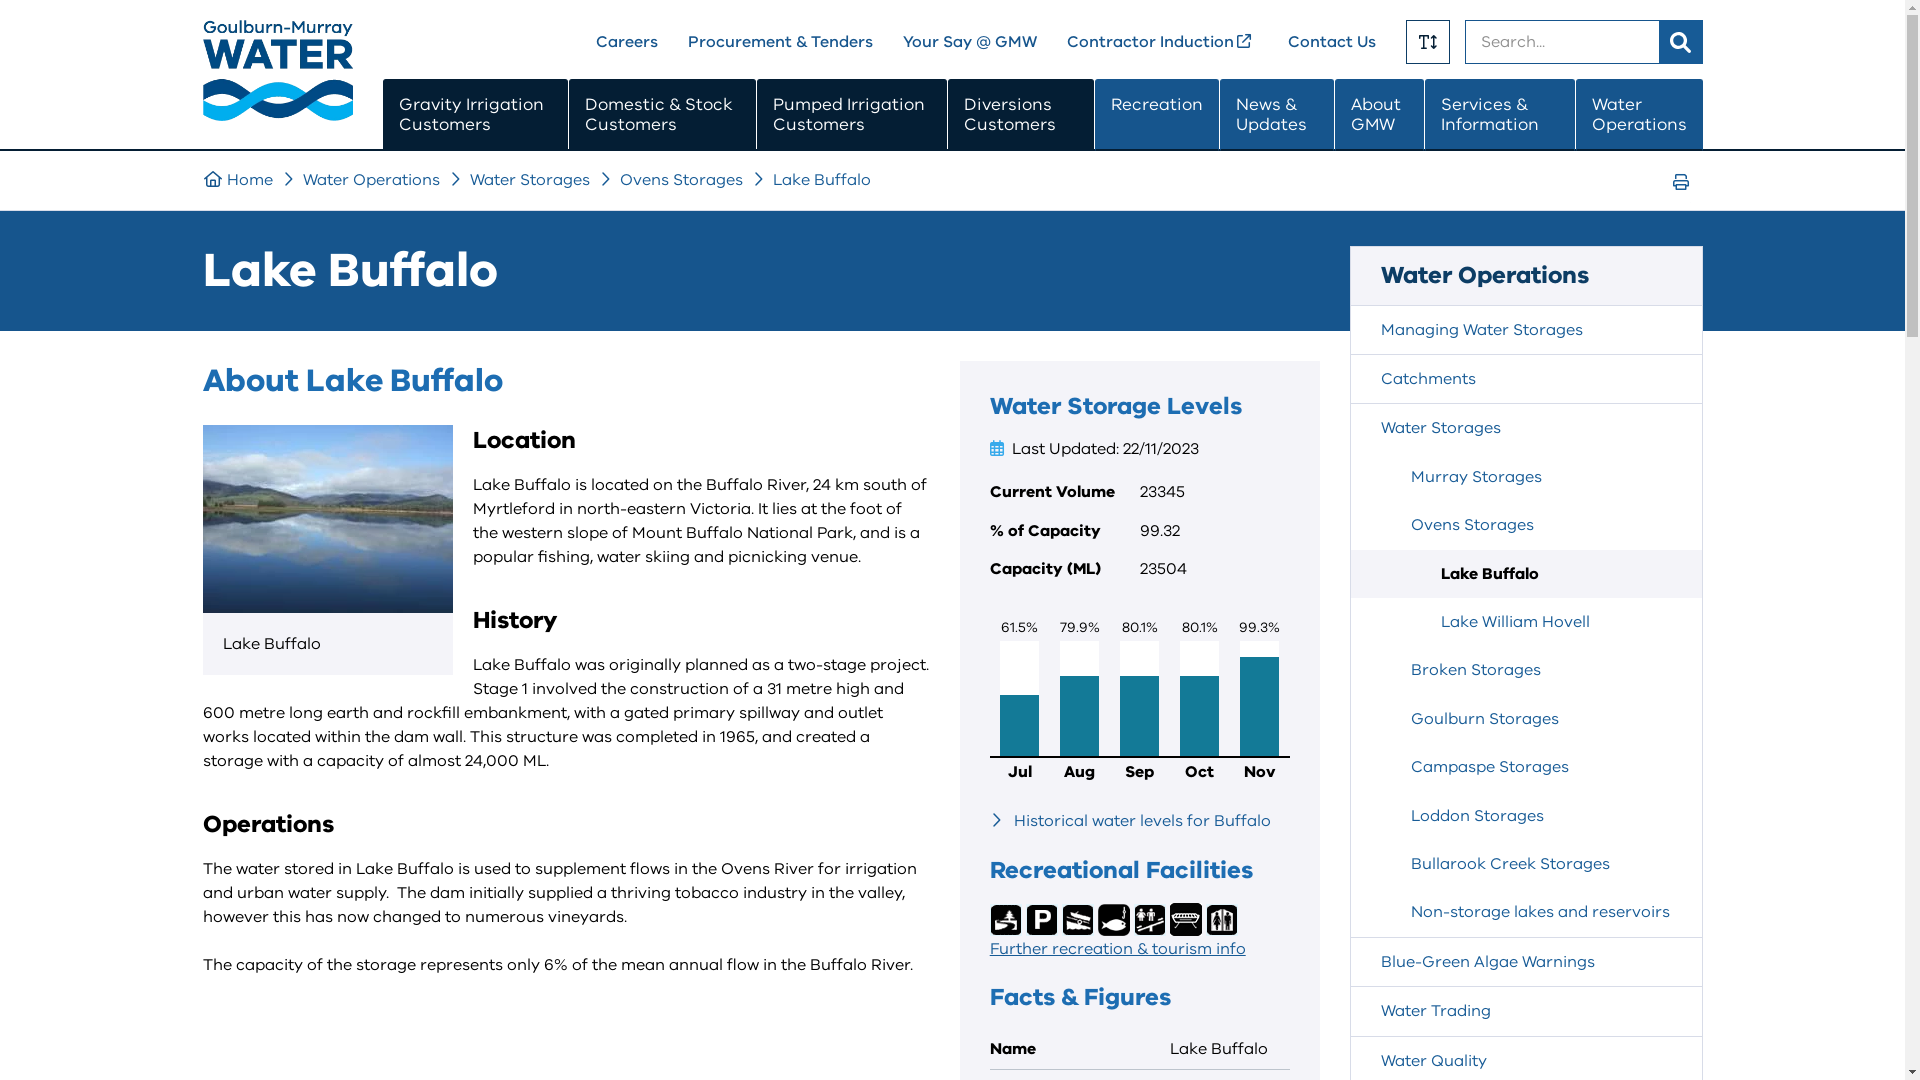  What do you see at coordinates (1525, 523) in the screenshot?
I see `'Ovens Storages'` at bounding box center [1525, 523].